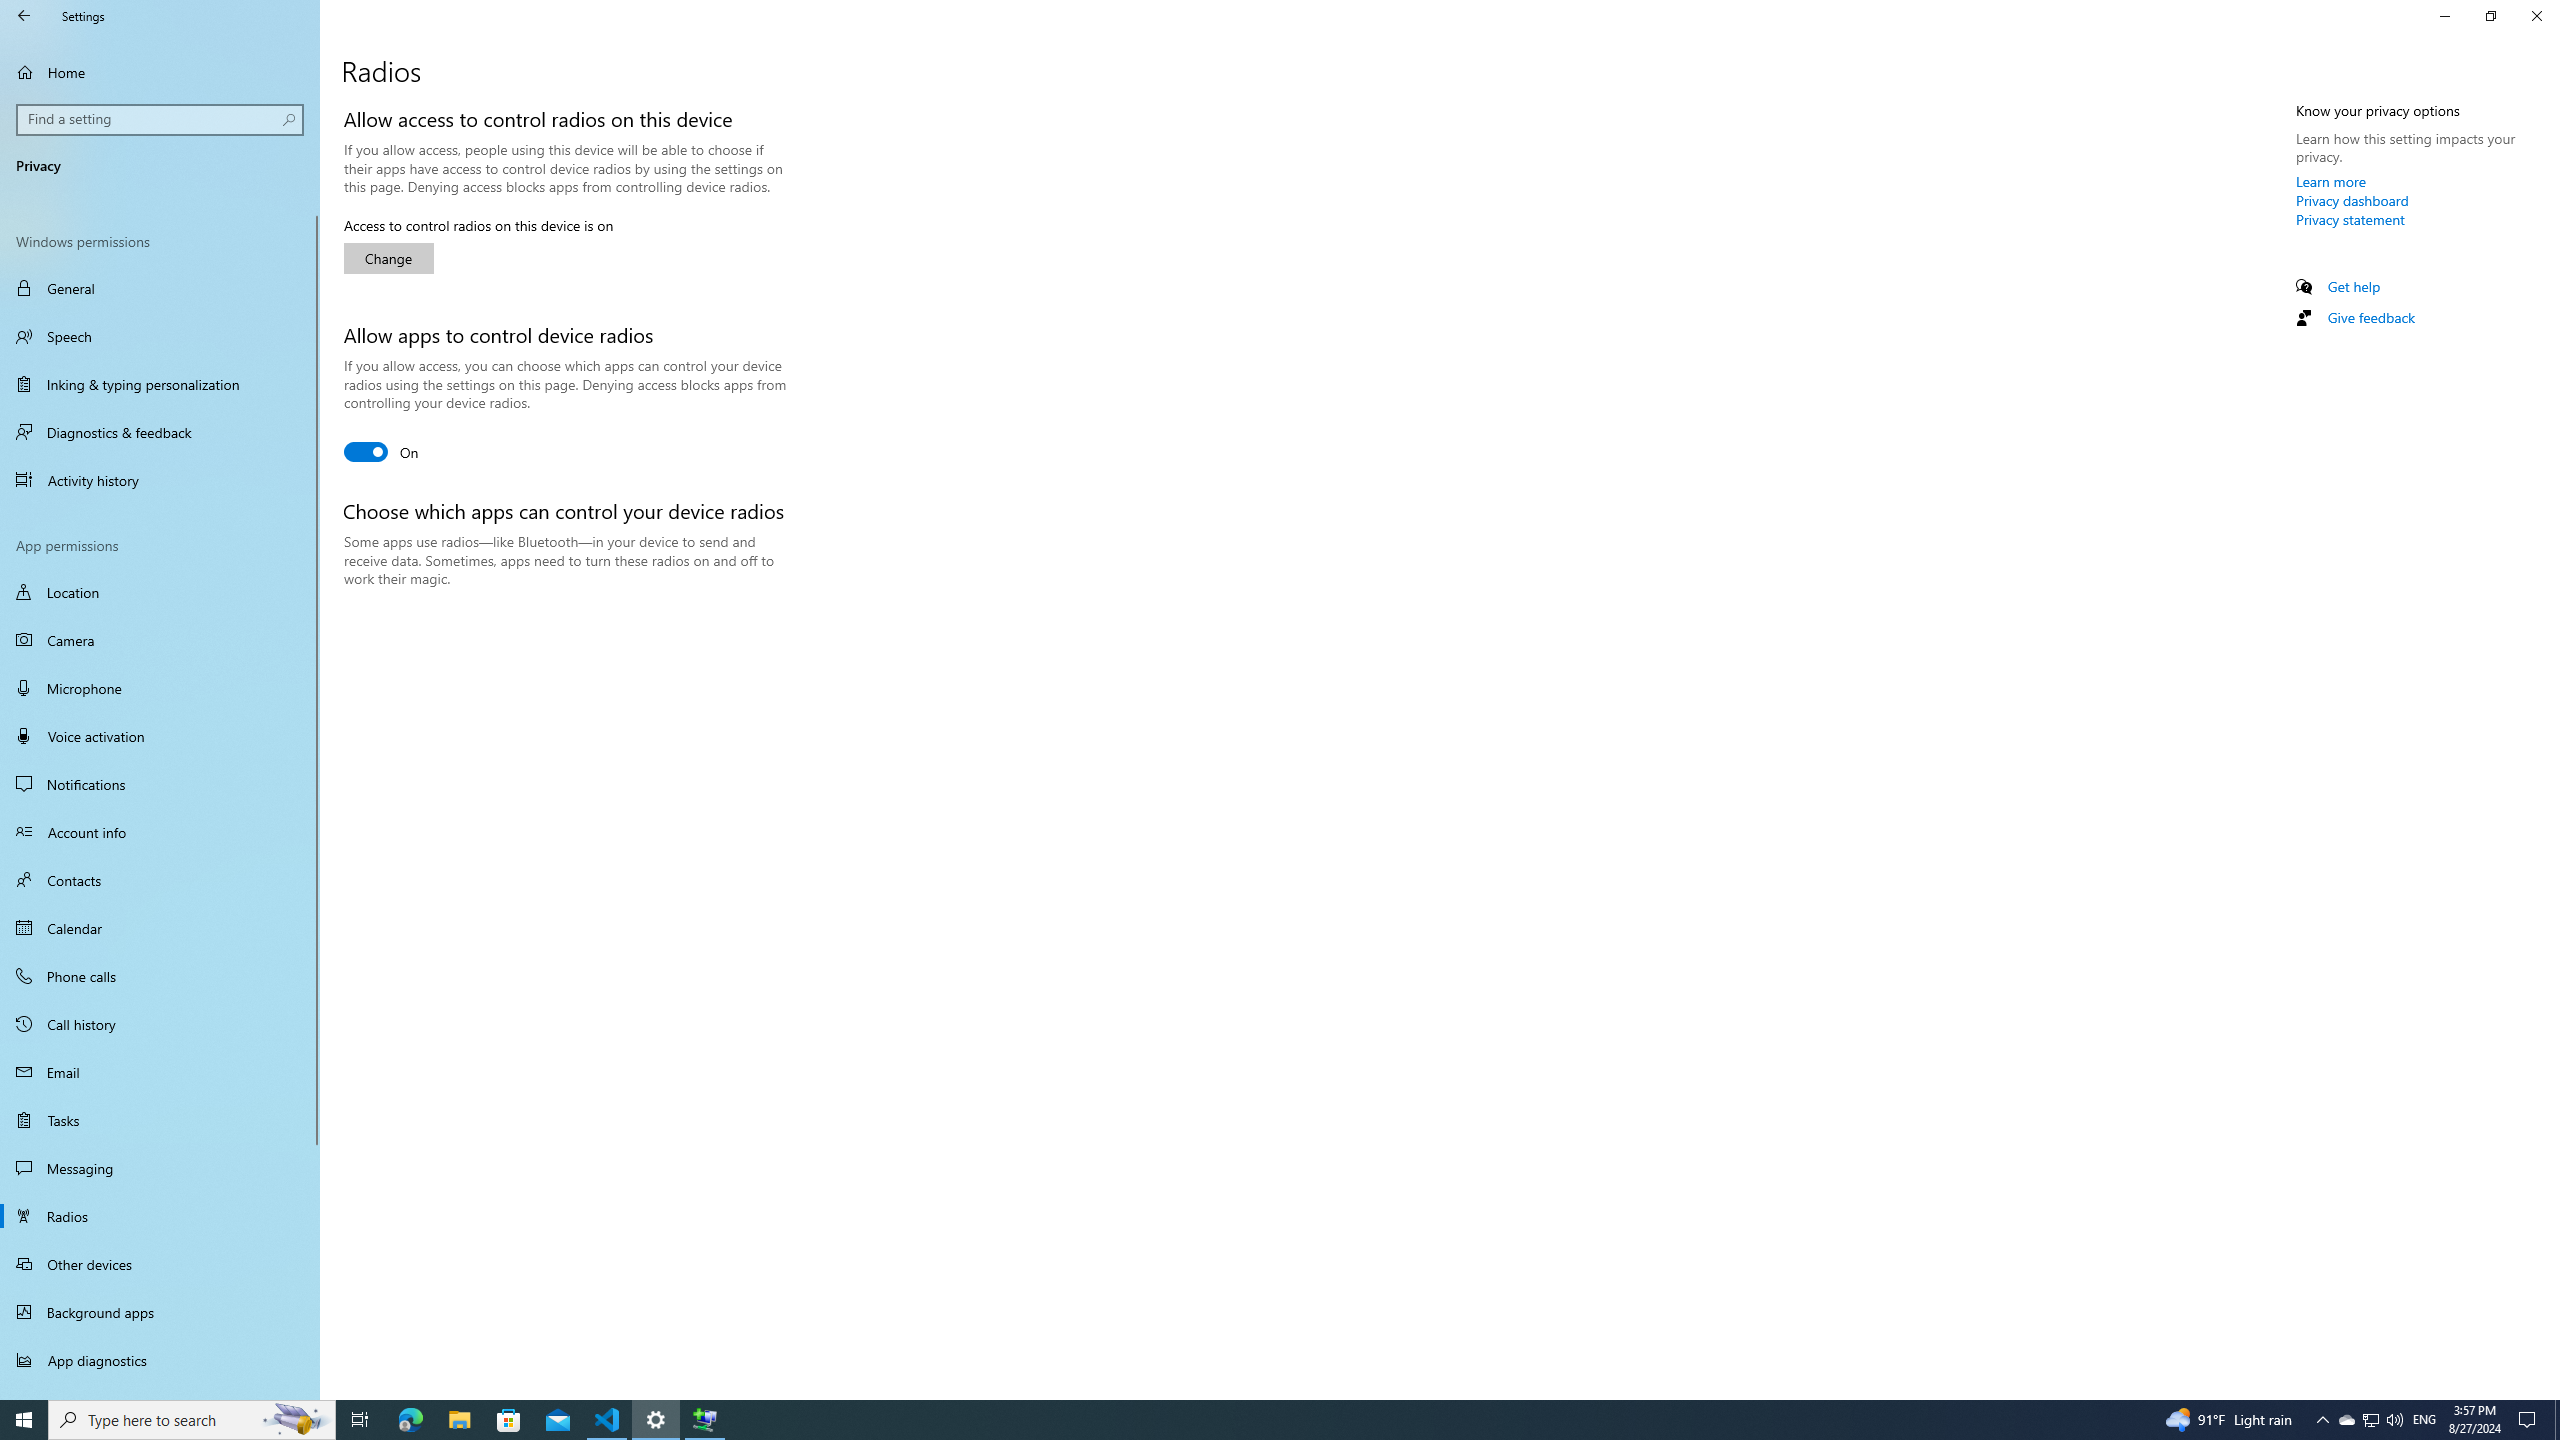  Describe the element at coordinates (2443, 15) in the screenshot. I see `'Minimize Settings'` at that location.